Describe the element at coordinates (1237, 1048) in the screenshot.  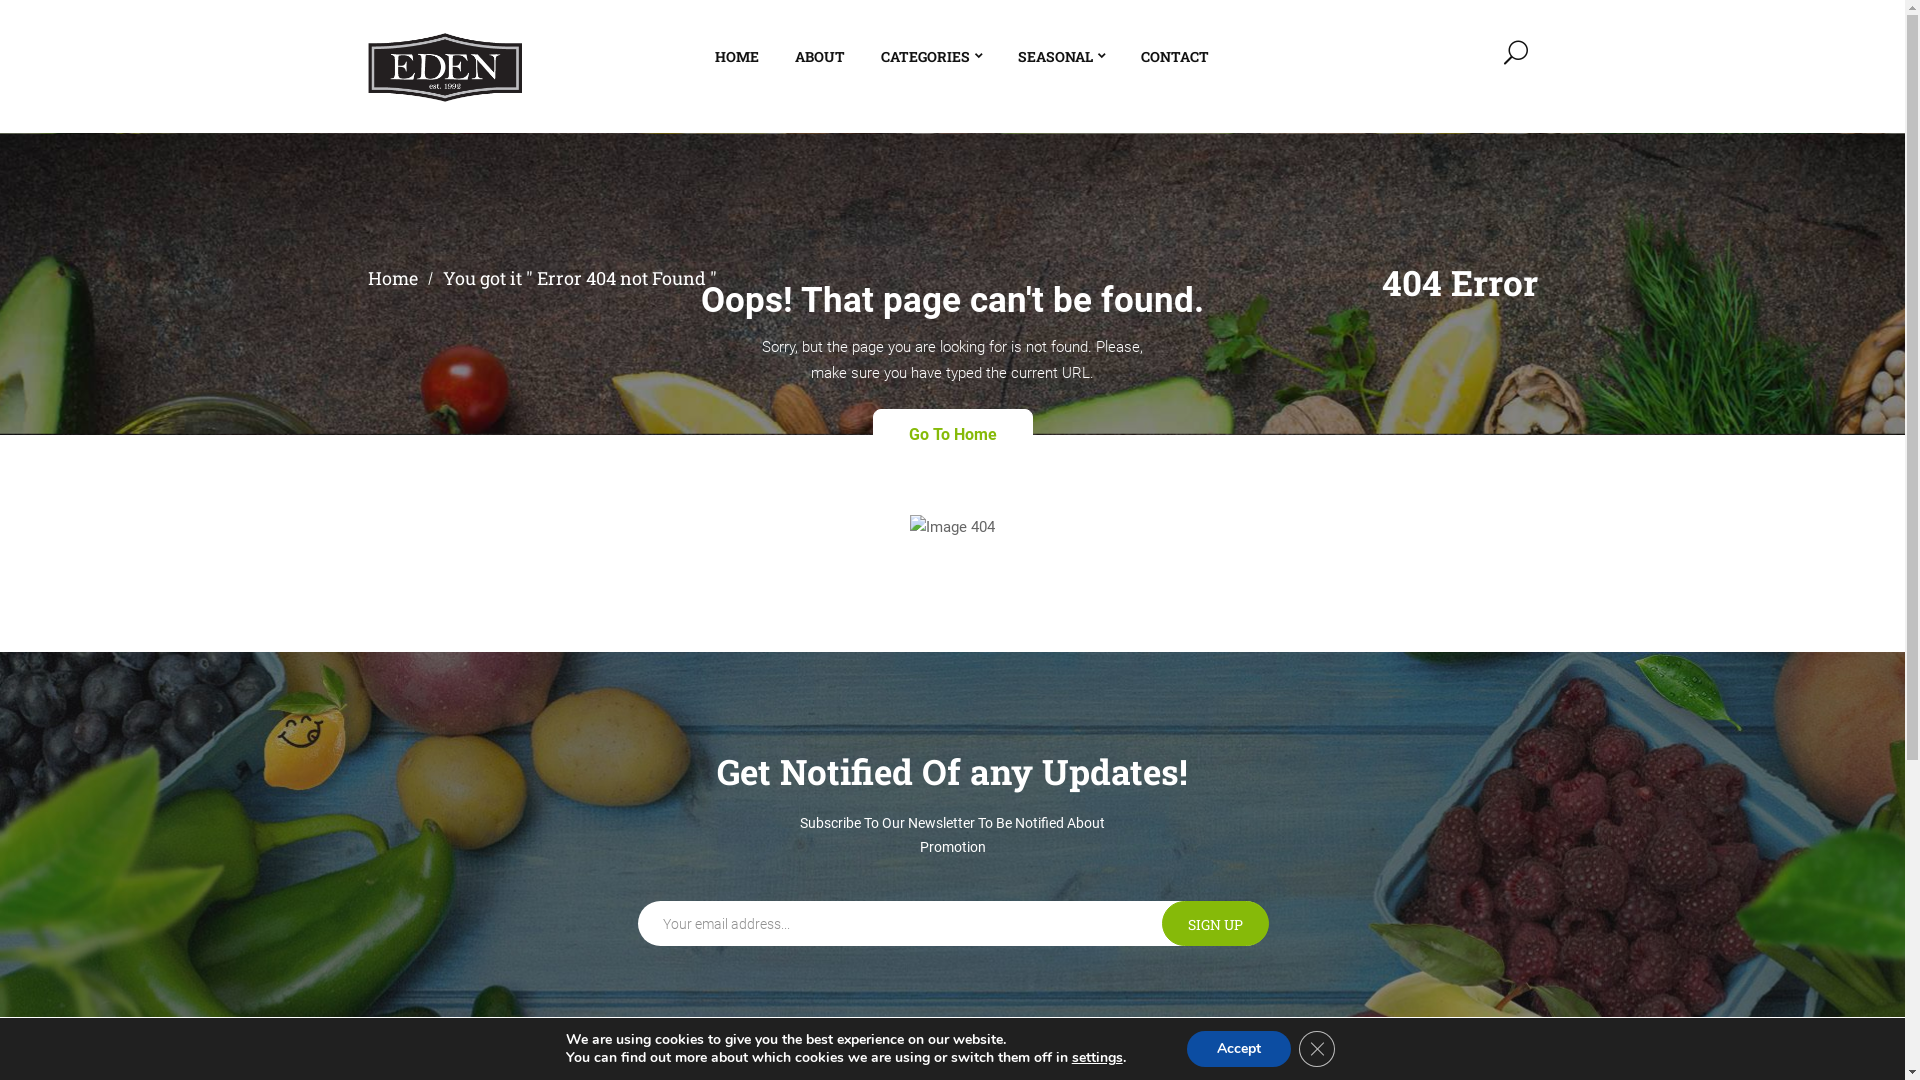
I see `'Accept'` at that location.